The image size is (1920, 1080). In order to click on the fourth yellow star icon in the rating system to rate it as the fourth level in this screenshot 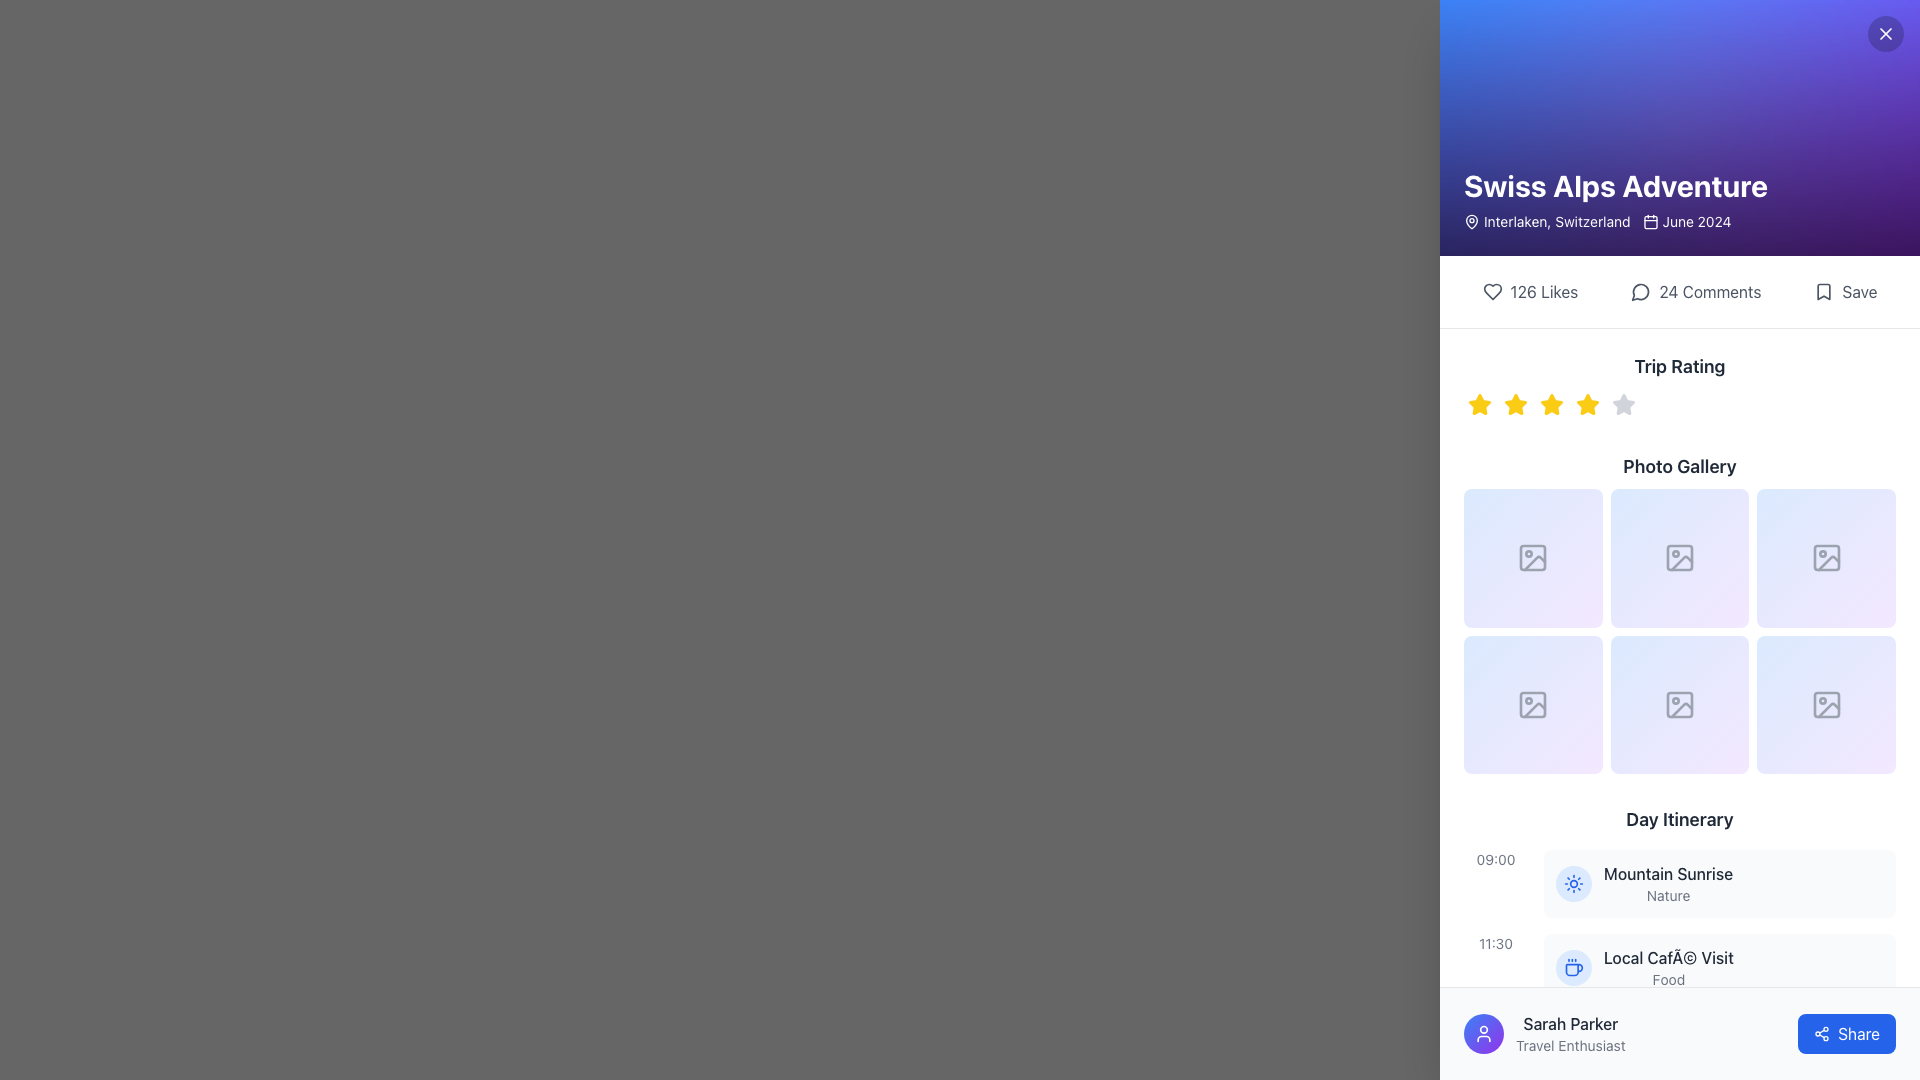, I will do `click(1587, 405)`.